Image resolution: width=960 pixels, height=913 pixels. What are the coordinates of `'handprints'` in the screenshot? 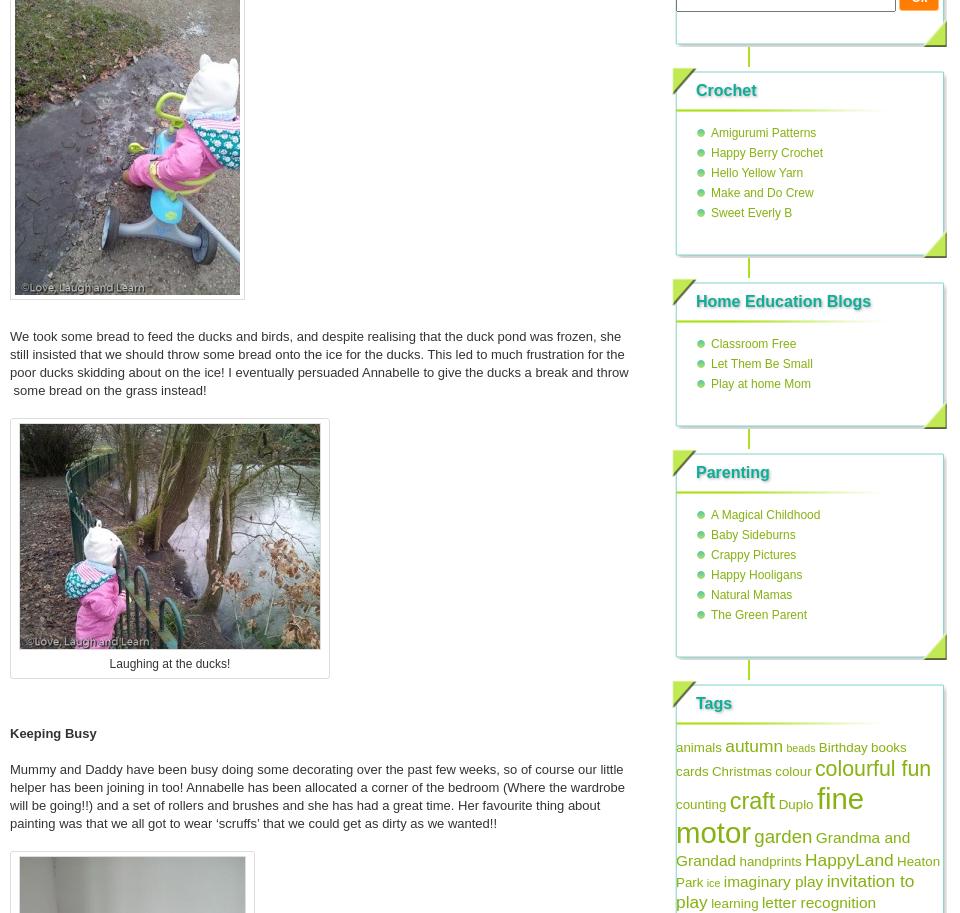 It's located at (769, 861).